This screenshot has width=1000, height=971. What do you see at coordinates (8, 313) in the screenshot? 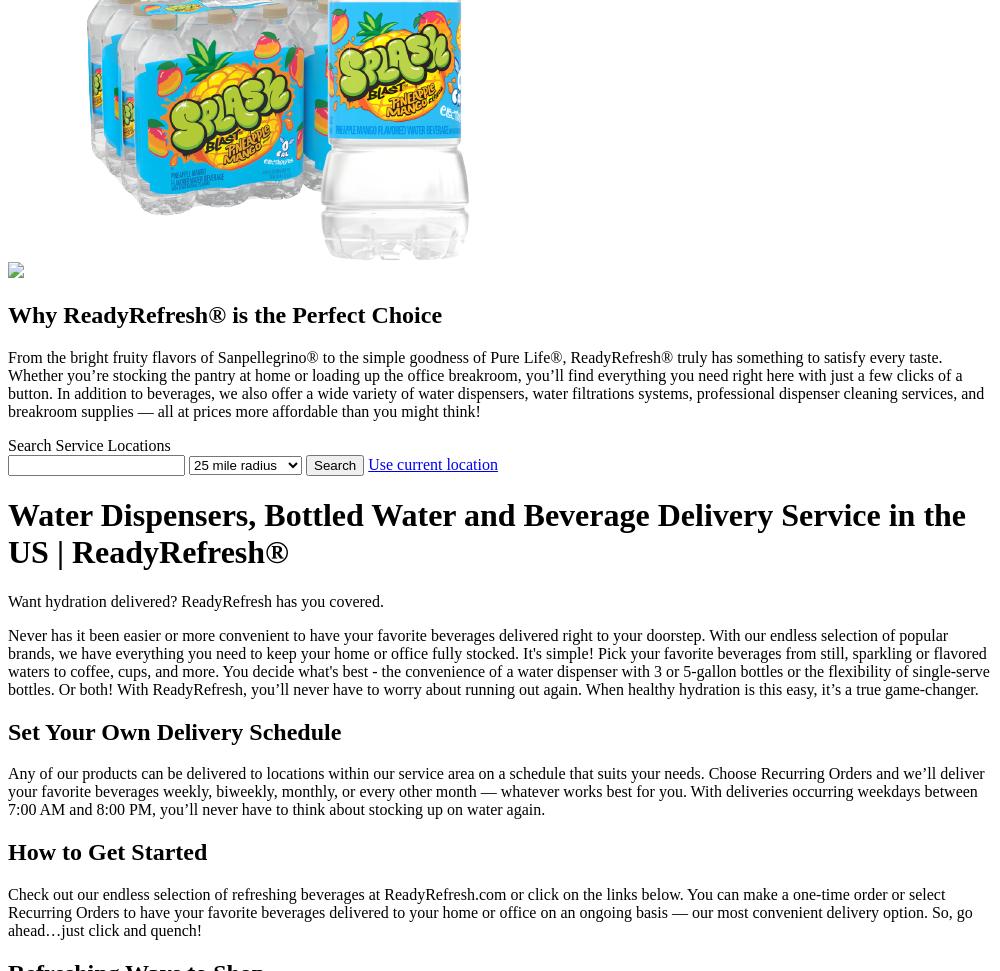
I see `'Why ReadyRefresh® is the Perfect Choice'` at bounding box center [8, 313].